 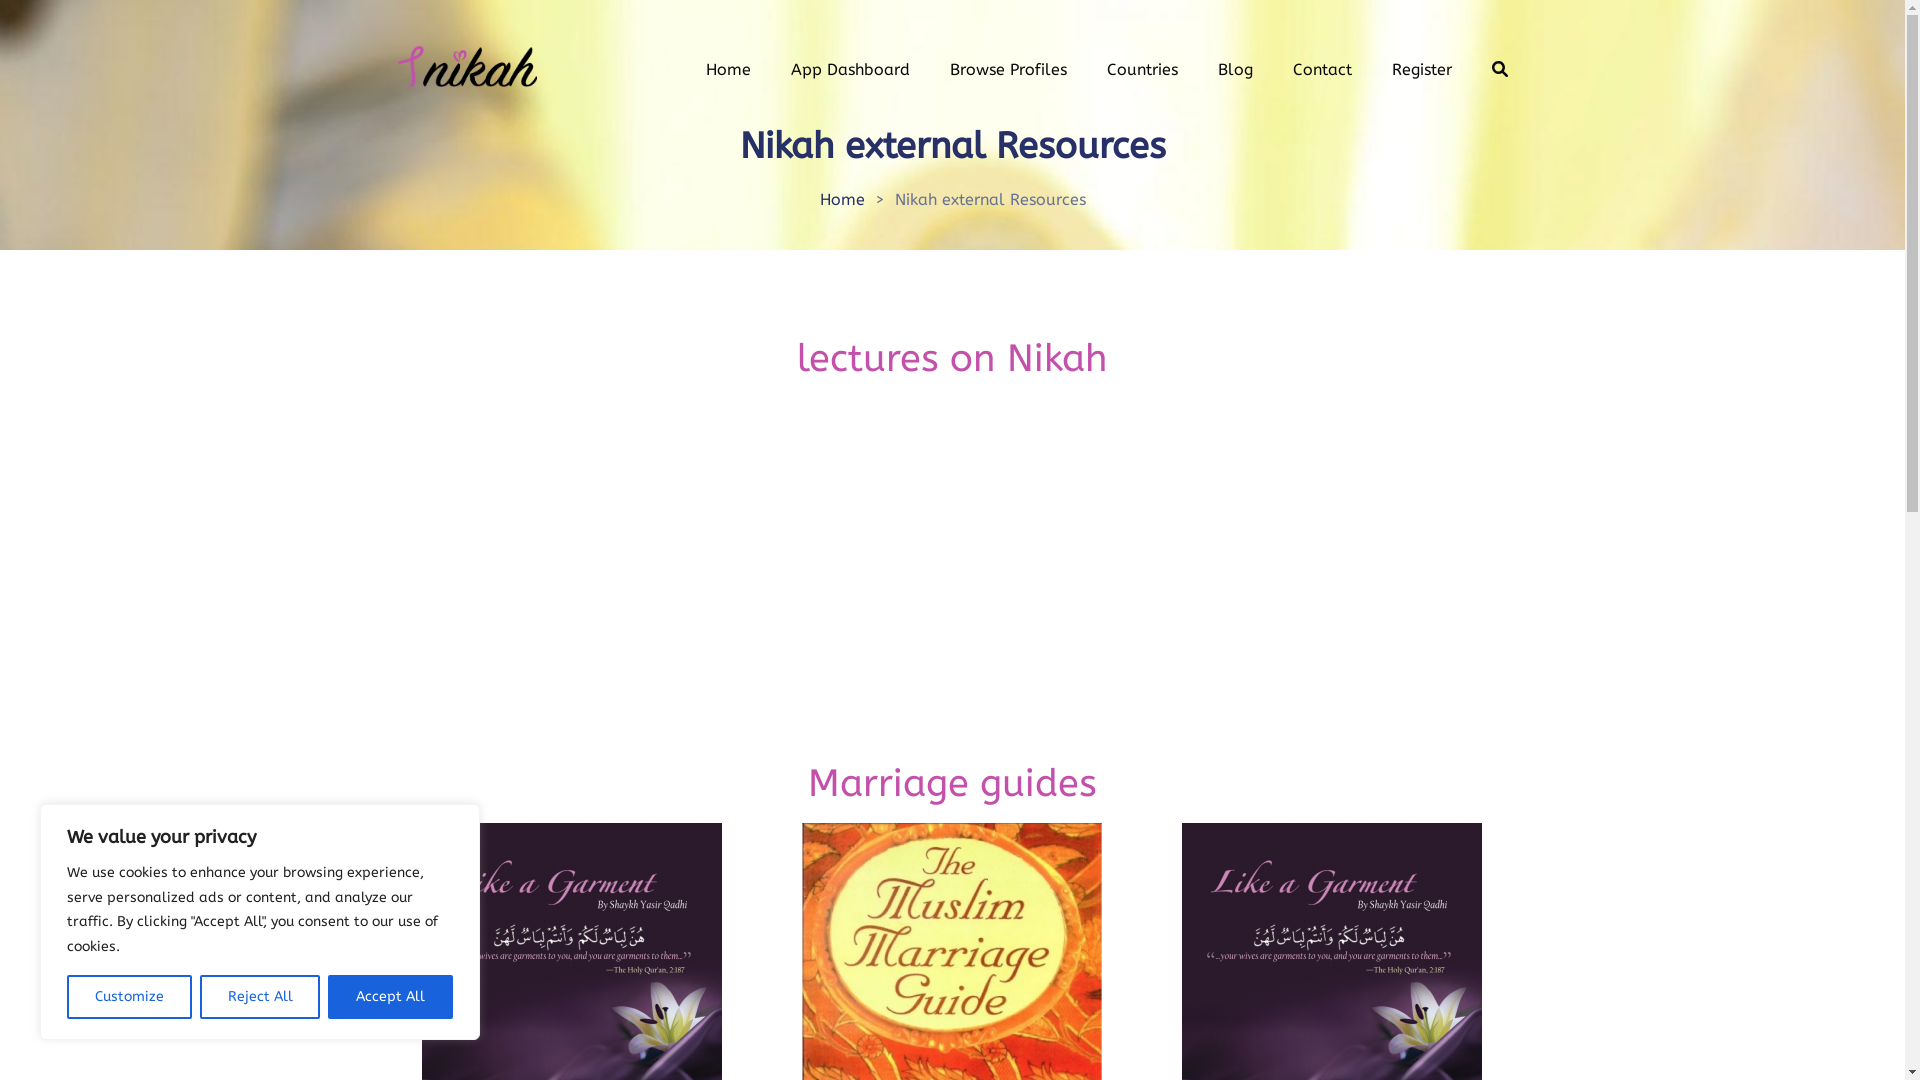 I want to click on 'Reject All', so click(x=200, y=996).